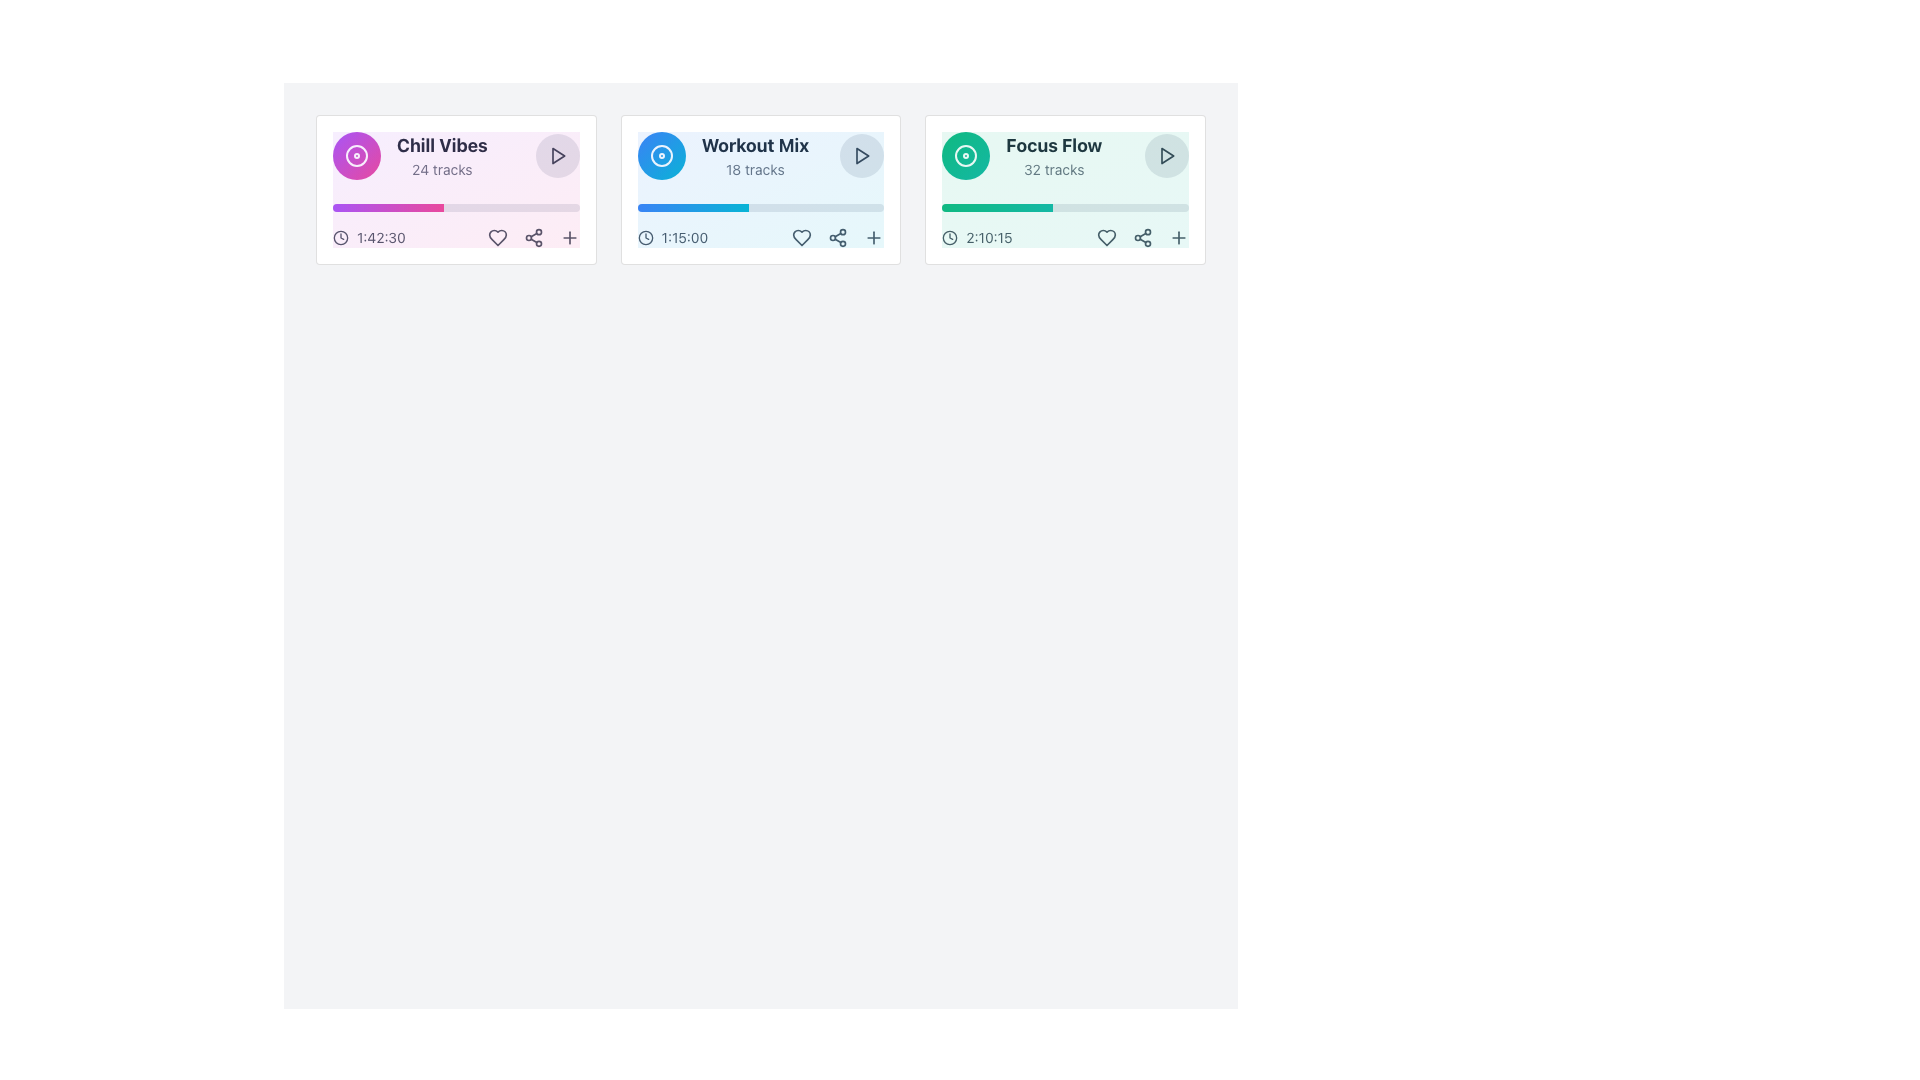 The image size is (1920, 1080). I want to click on the informational label displaying '32 tracks' located within the 'Focus Flow' card, positioned centrally below the title text 'Focus Flow', so click(1053, 168).